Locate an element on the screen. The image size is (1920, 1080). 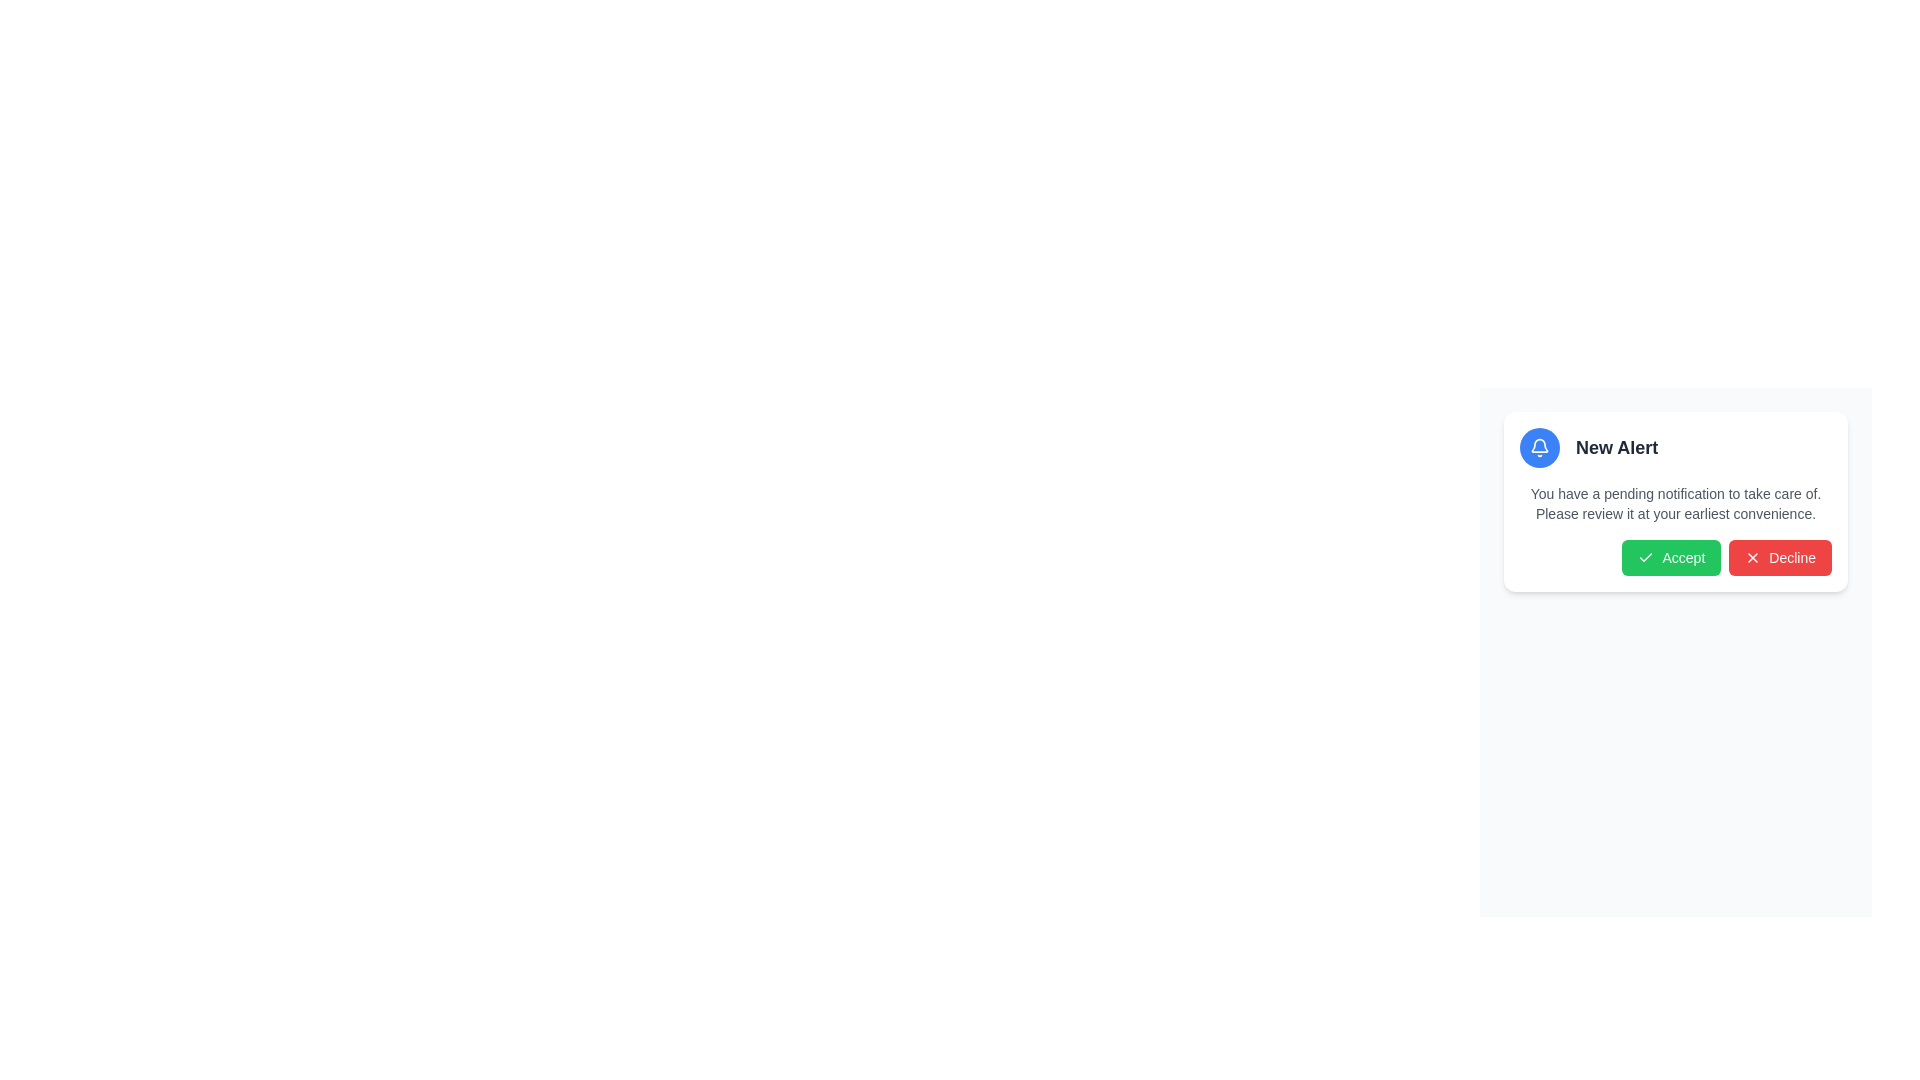
the checkmark icon located inside the 'Accept' button, positioned towards the left-hand side of the button is located at coordinates (1646, 558).